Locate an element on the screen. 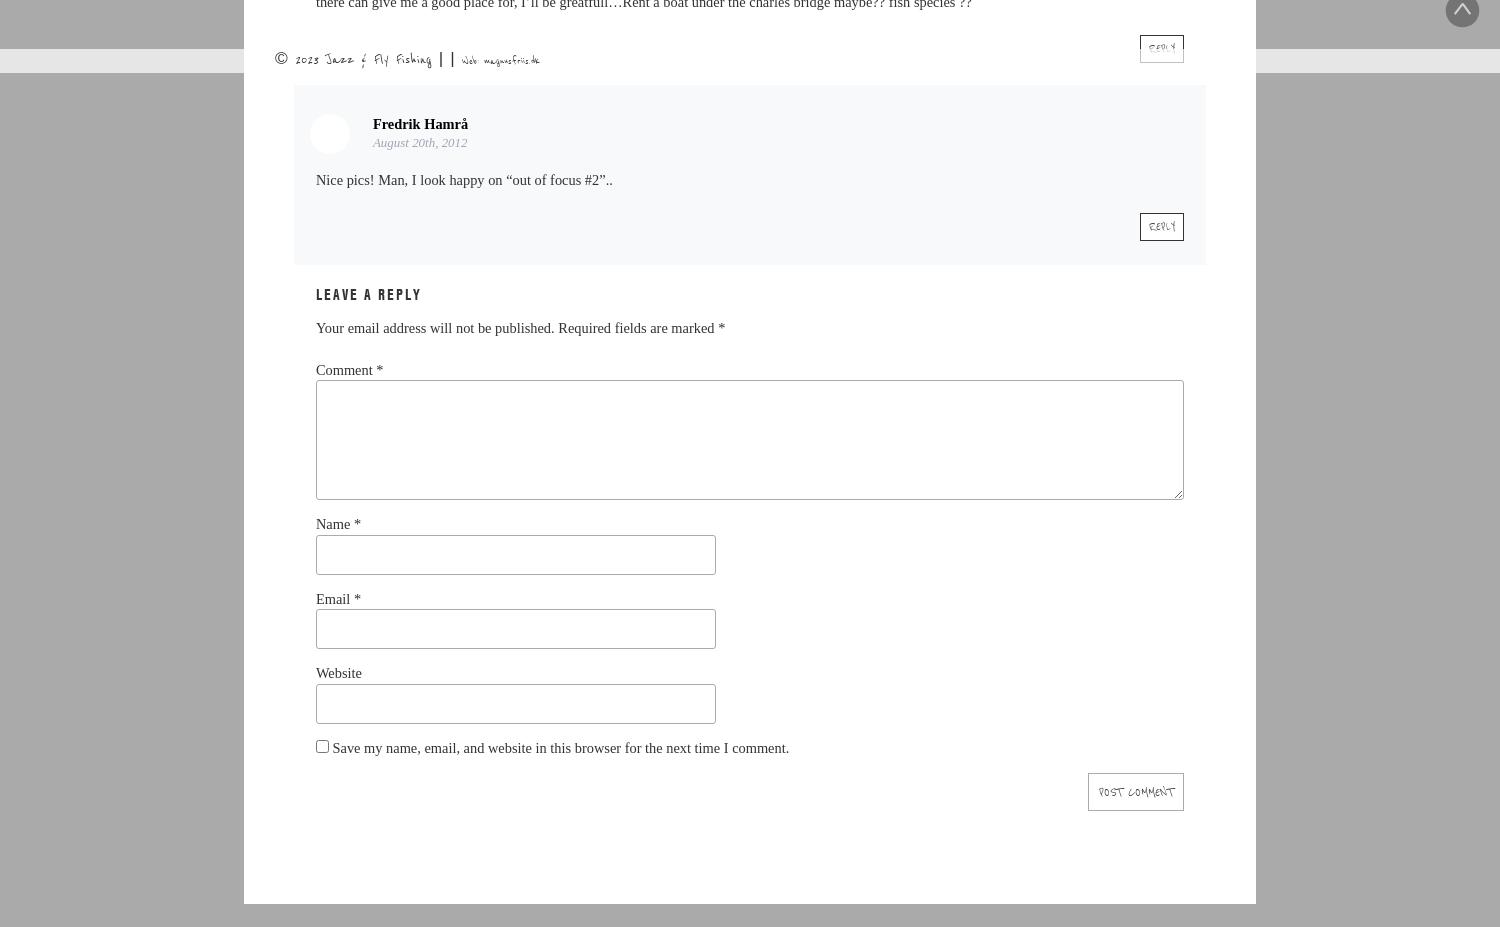 The width and height of the screenshot is (1500, 927). 'Leave a Reply' is located at coordinates (366, 294).